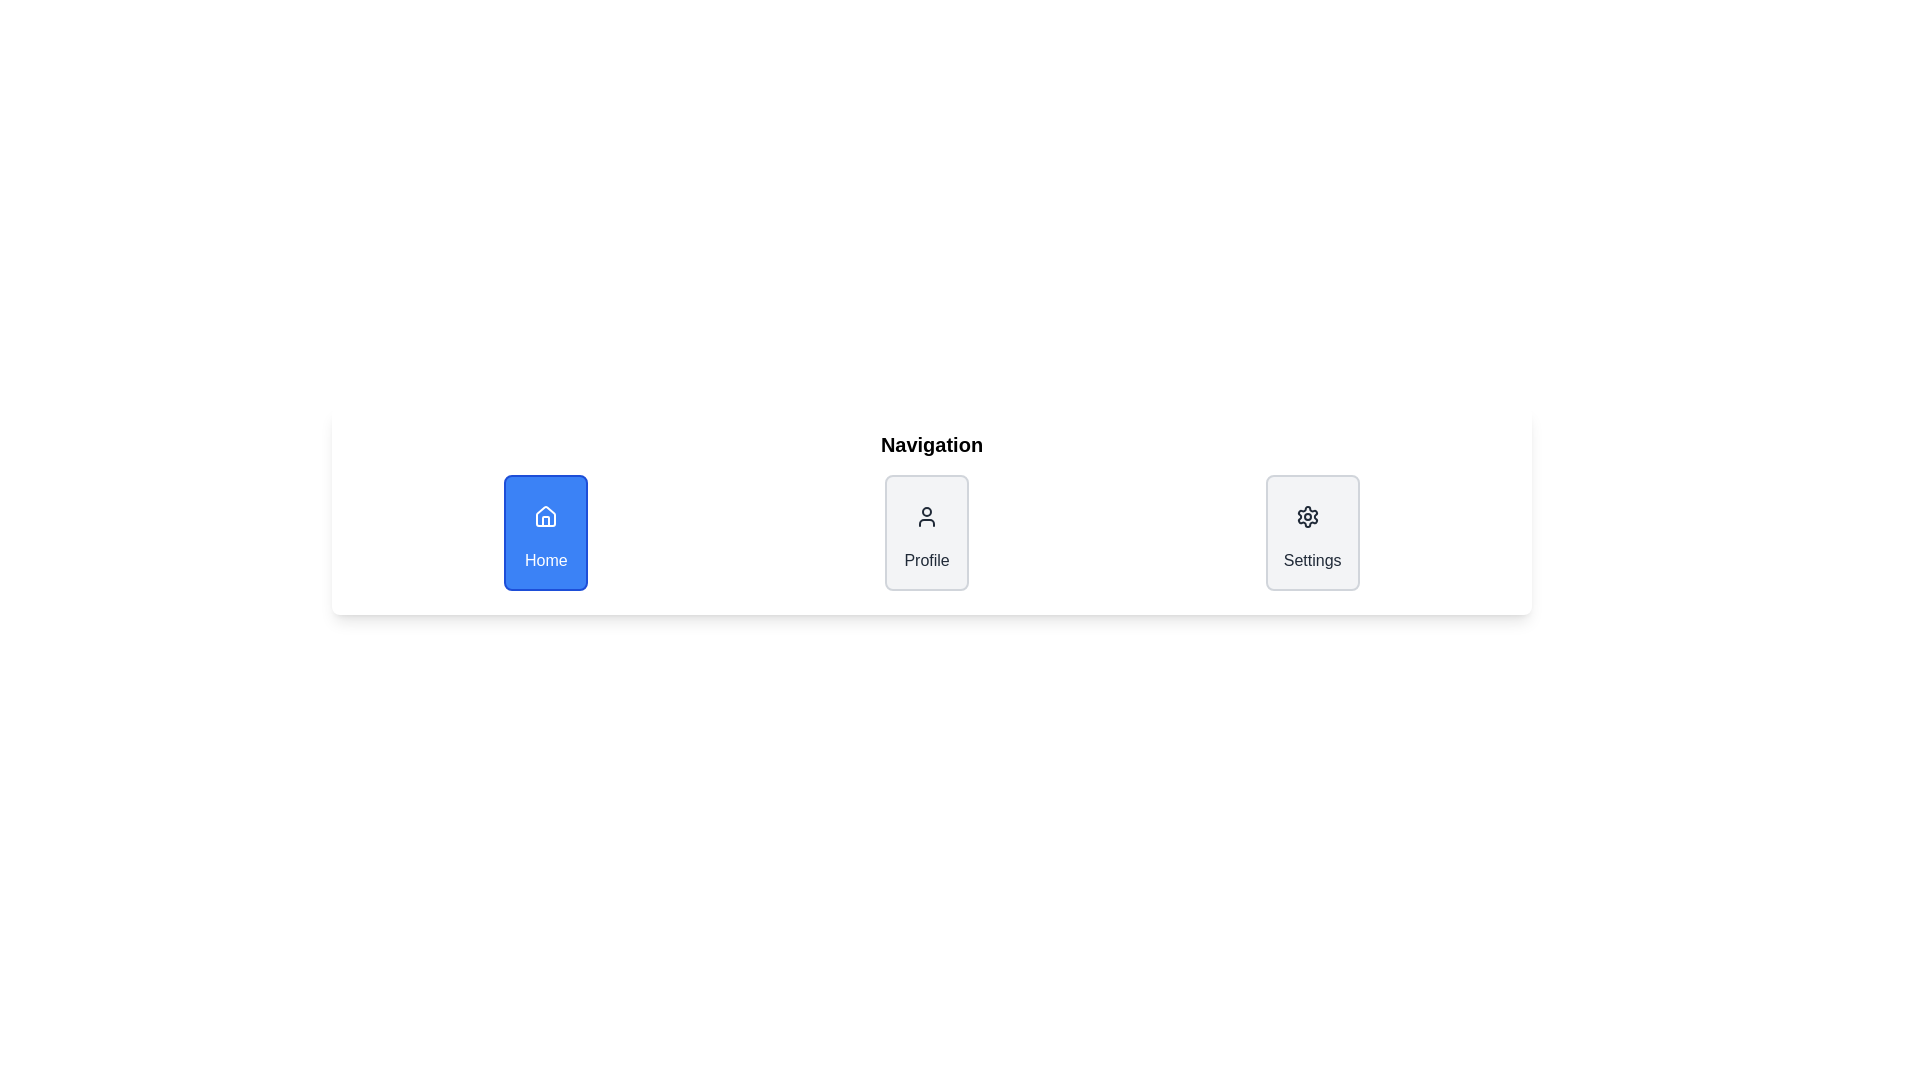 Image resolution: width=1920 pixels, height=1080 pixels. What do you see at coordinates (546, 520) in the screenshot?
I see `the lower half of the house structure icon, which is part of the 'Home' button in the navigation menu` at bounding box center [546, 520].